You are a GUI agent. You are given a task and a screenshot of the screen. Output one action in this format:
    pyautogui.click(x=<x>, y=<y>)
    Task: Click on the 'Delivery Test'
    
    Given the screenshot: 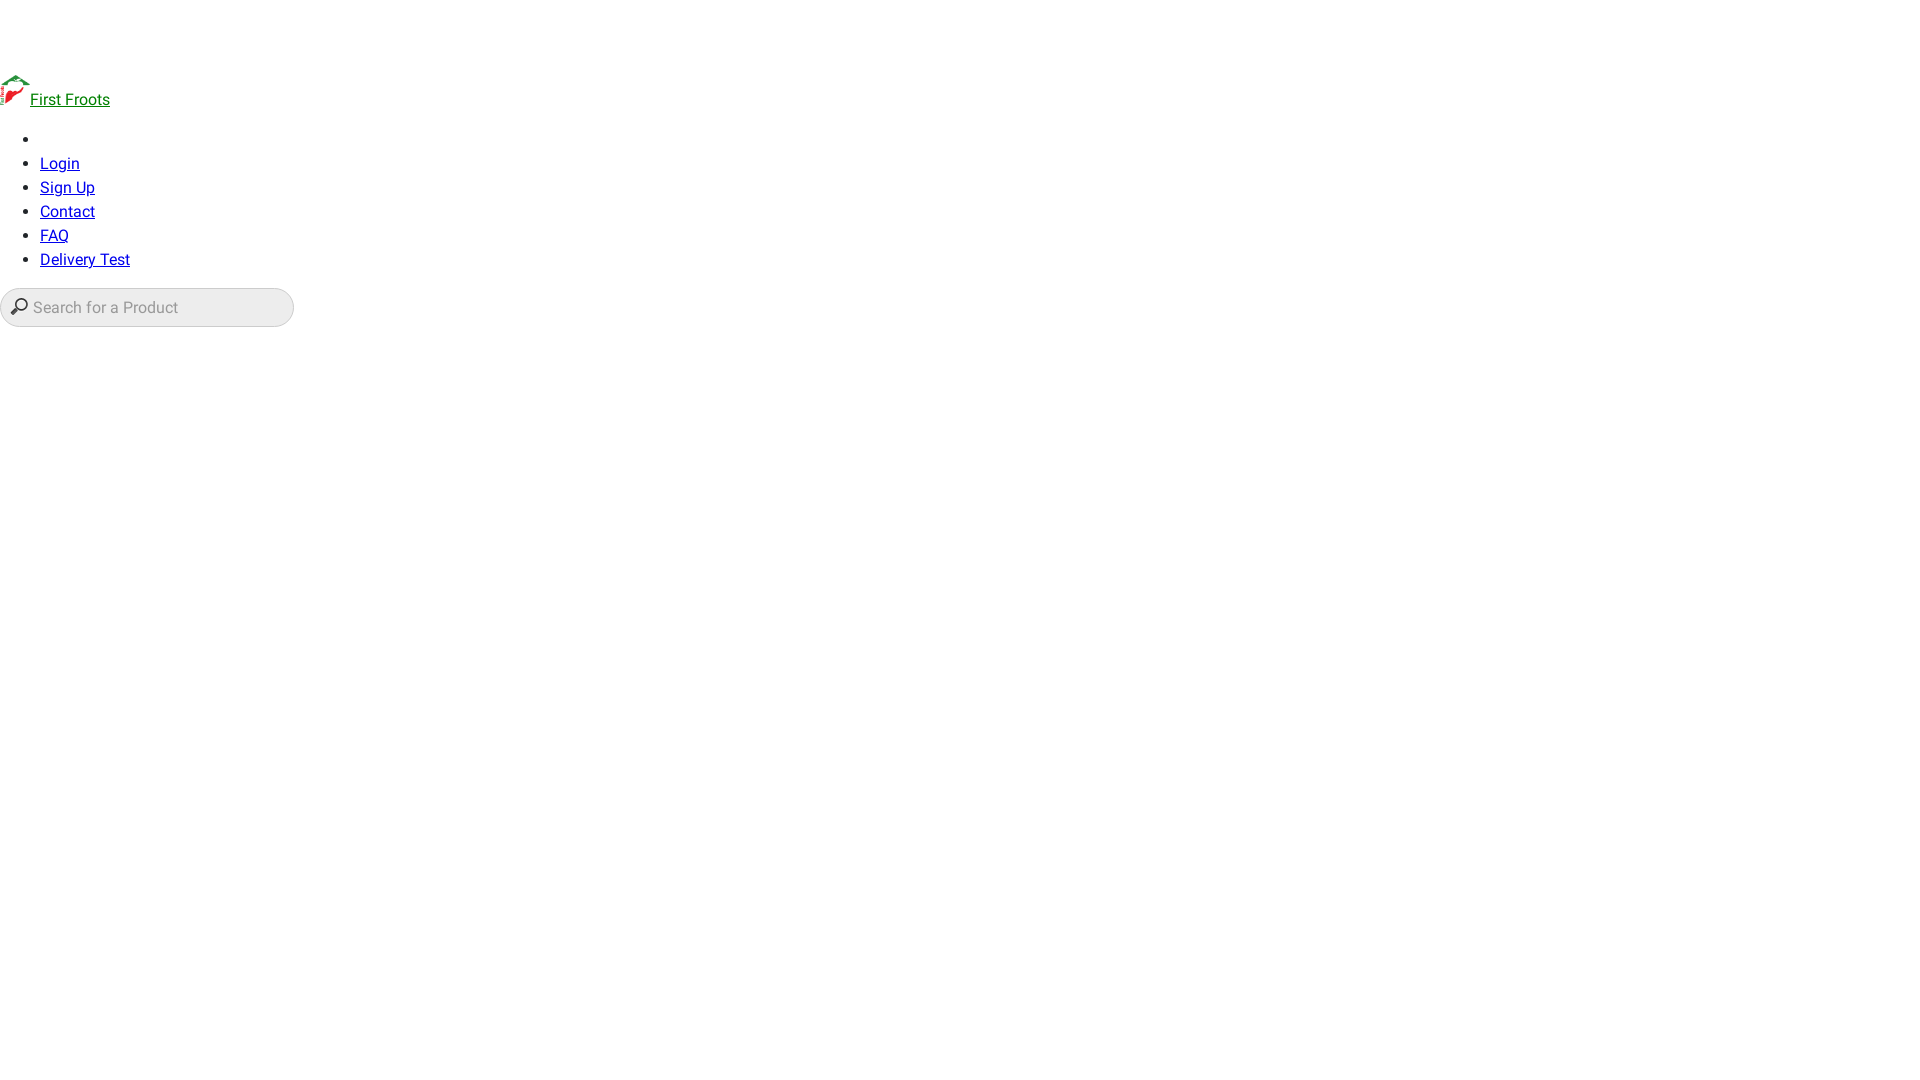 What is the action you would take?
    pyautogui.click(x=84, y=258)
    